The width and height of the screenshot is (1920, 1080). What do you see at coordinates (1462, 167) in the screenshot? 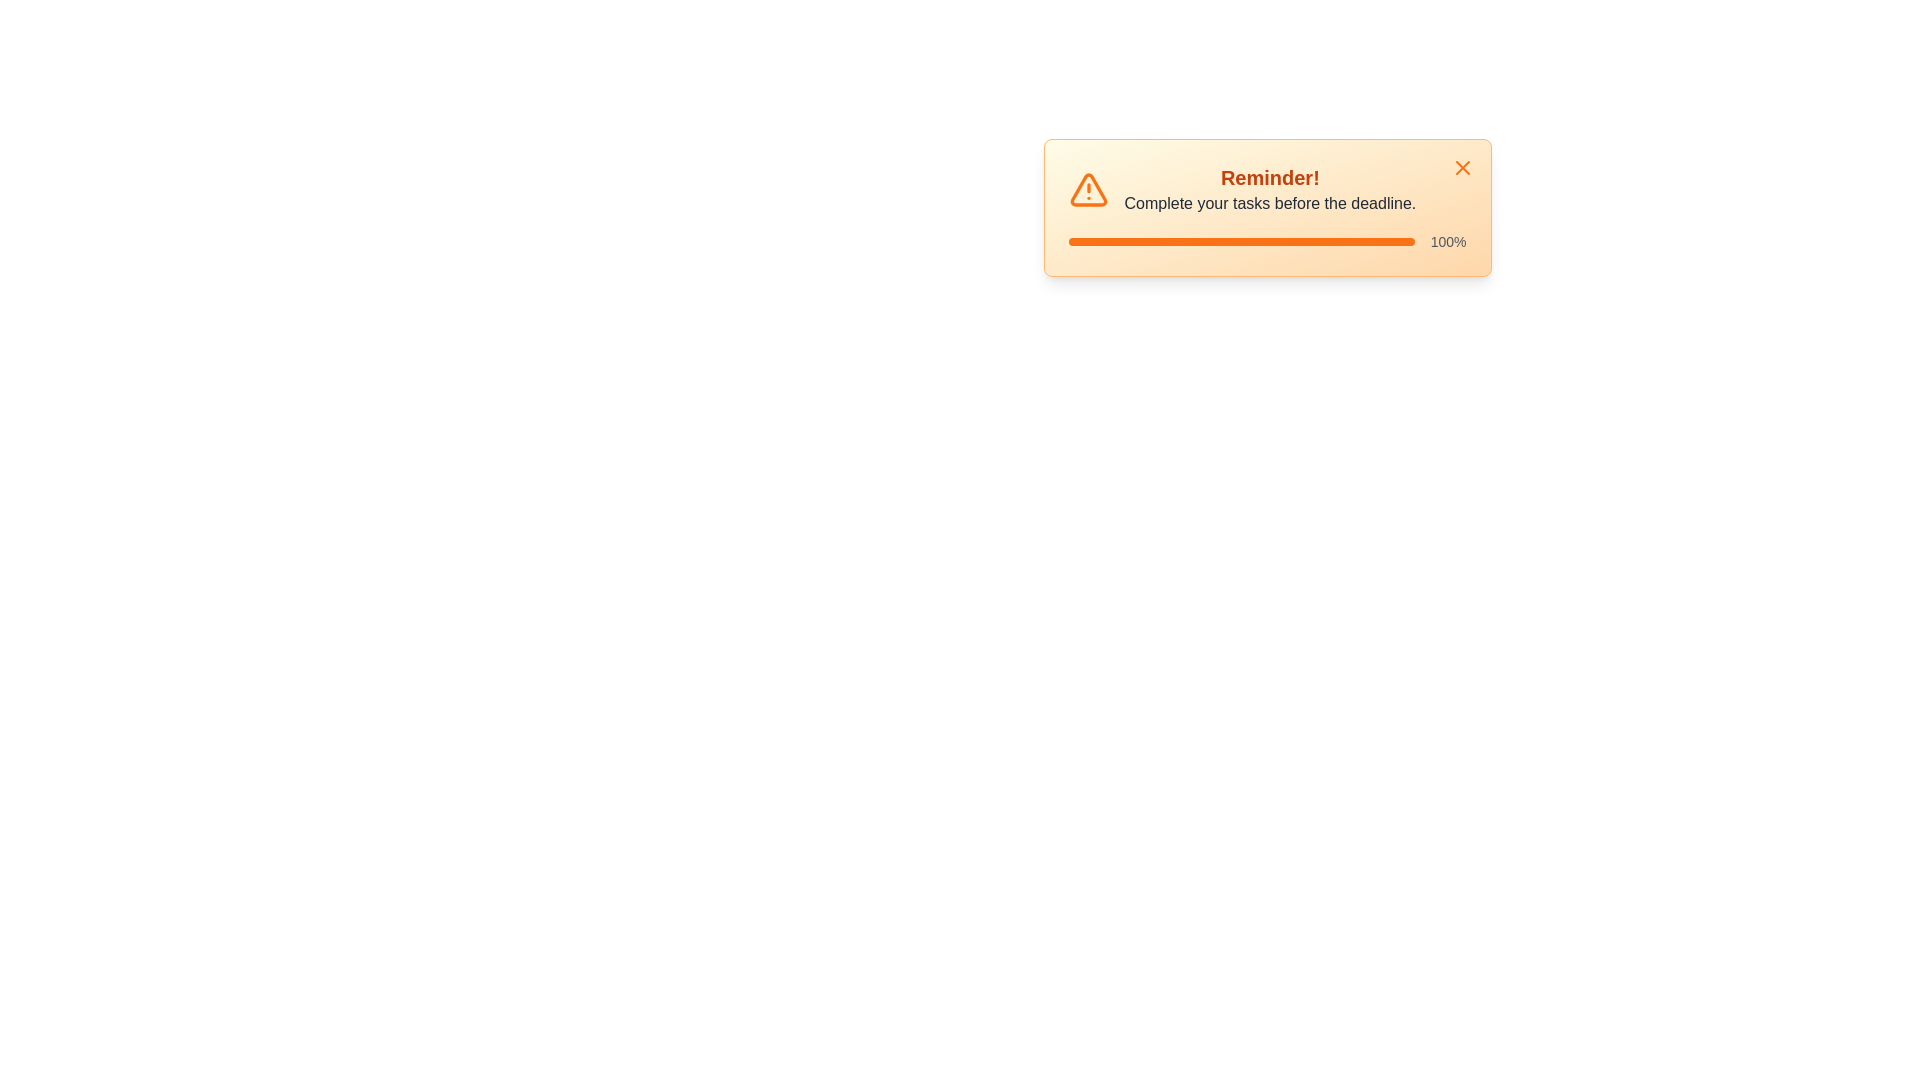
I see `the close button of the alert` at bounding box center [1462, 167].